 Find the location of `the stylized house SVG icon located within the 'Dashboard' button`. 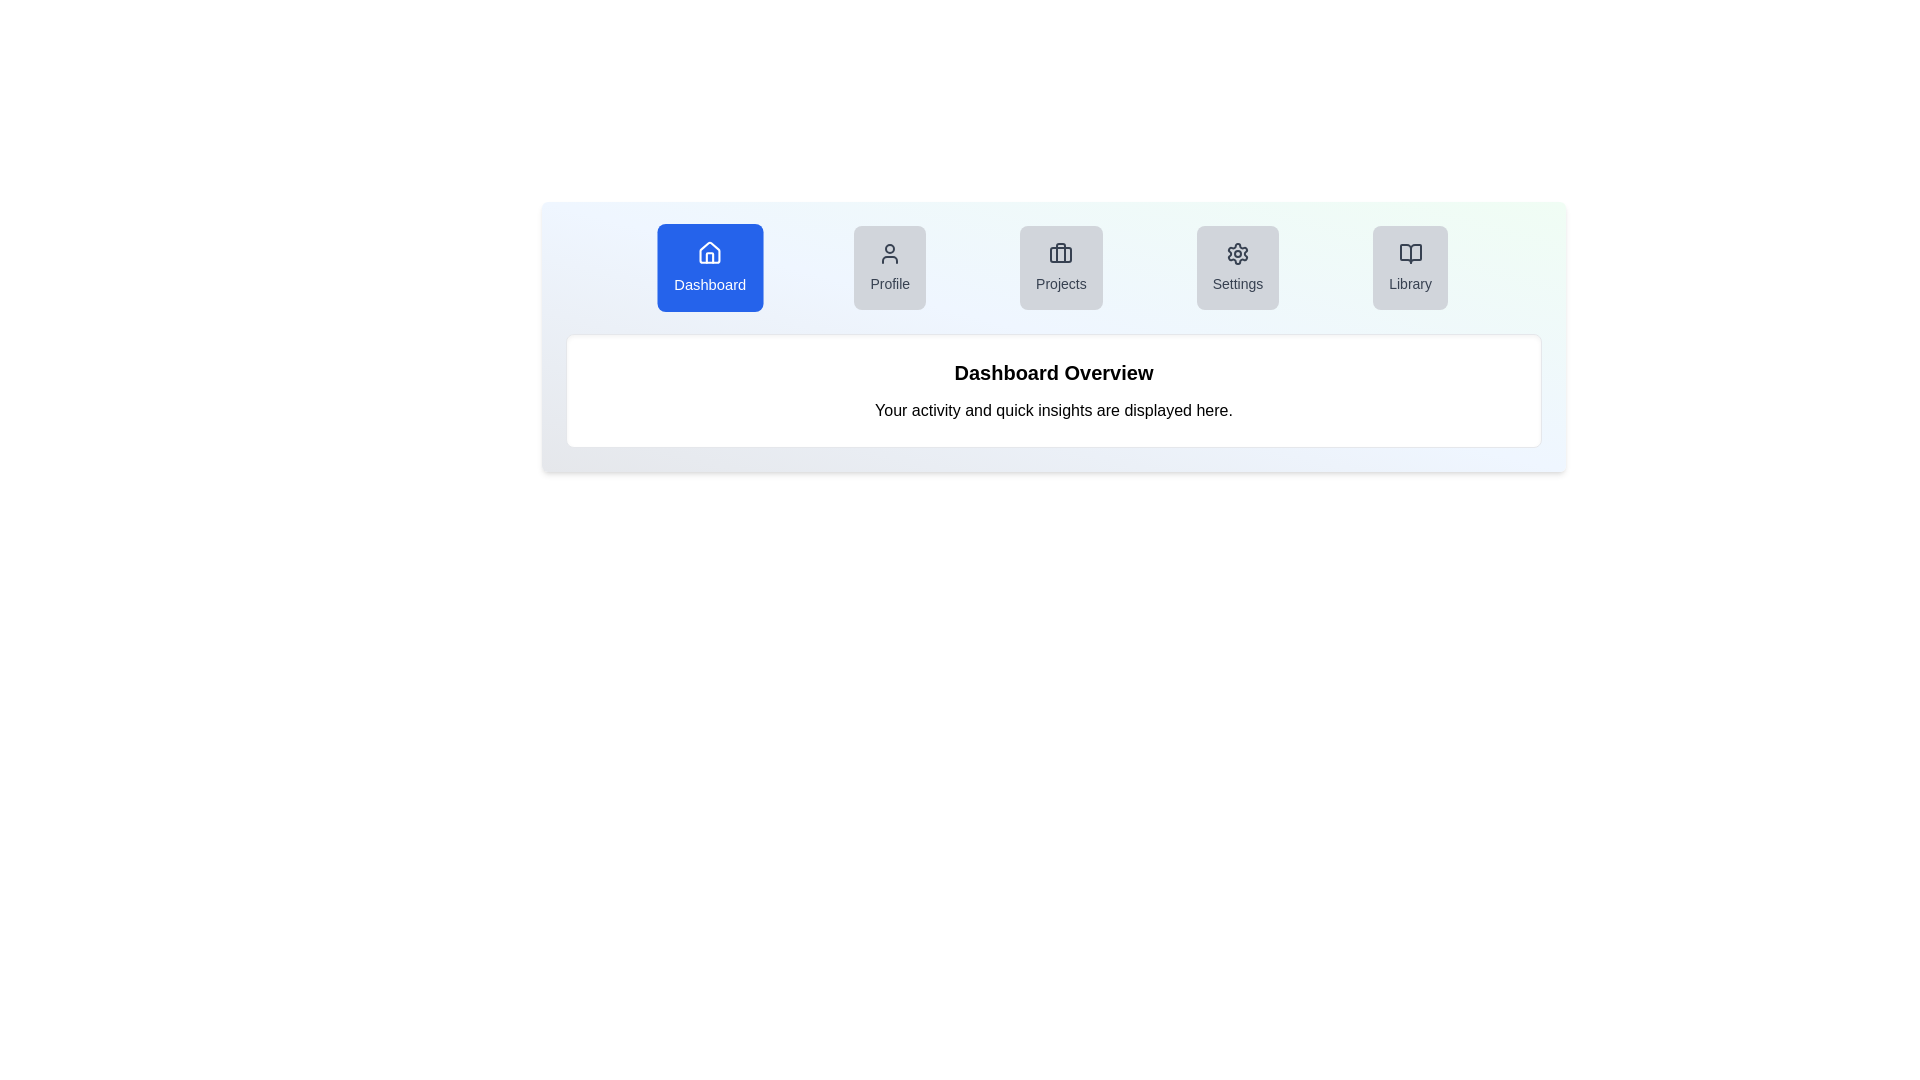

the stylized house SVG icon located within the 'Dashboard' button is located at coordinates (710, 252).